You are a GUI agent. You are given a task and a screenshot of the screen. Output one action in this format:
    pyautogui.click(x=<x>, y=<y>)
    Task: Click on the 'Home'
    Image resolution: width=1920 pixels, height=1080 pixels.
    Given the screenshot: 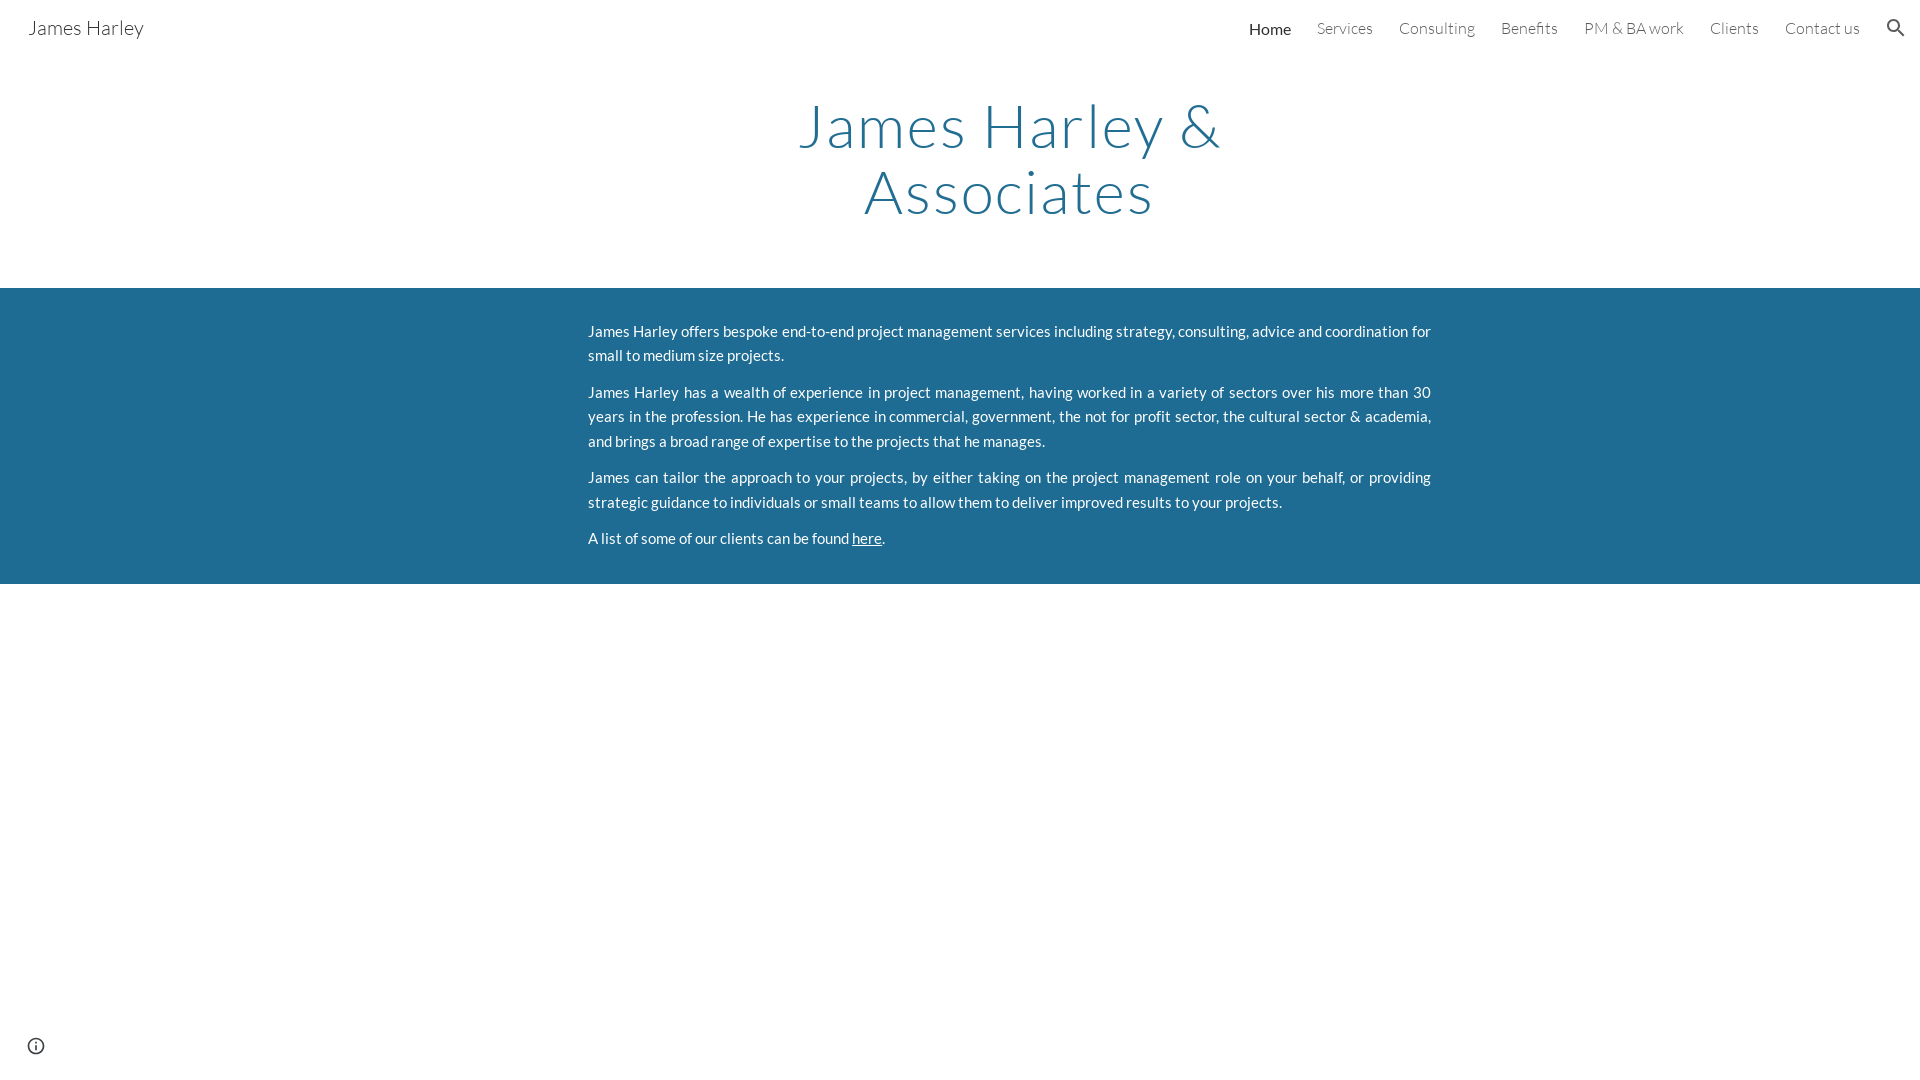 What is the action you would take?
    pyautogui.click(x=1269, y=27)
    